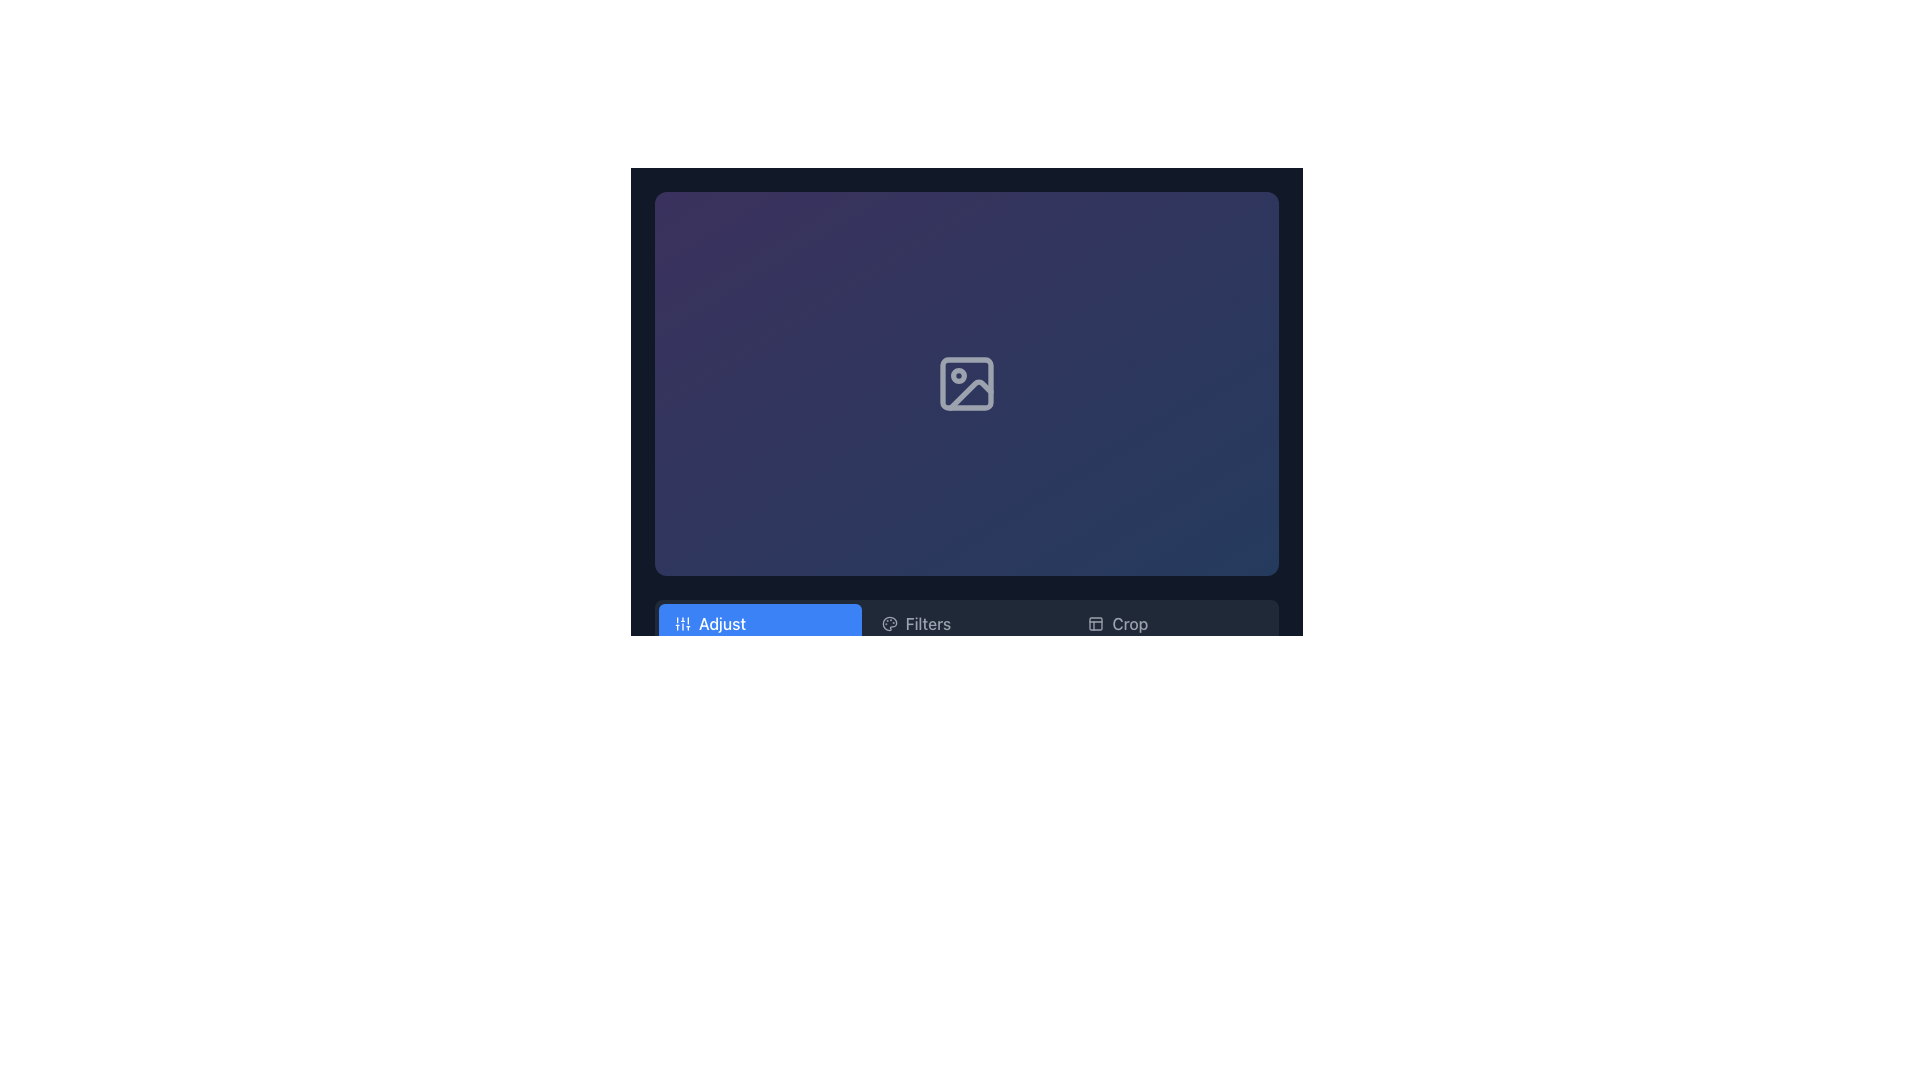  Describe the element at coordinates (966, 623) in the screenshot. I see `the 'Filters' segment of the horizontal navigation menu bar, which has a grayish background and rounded corners` at that location.